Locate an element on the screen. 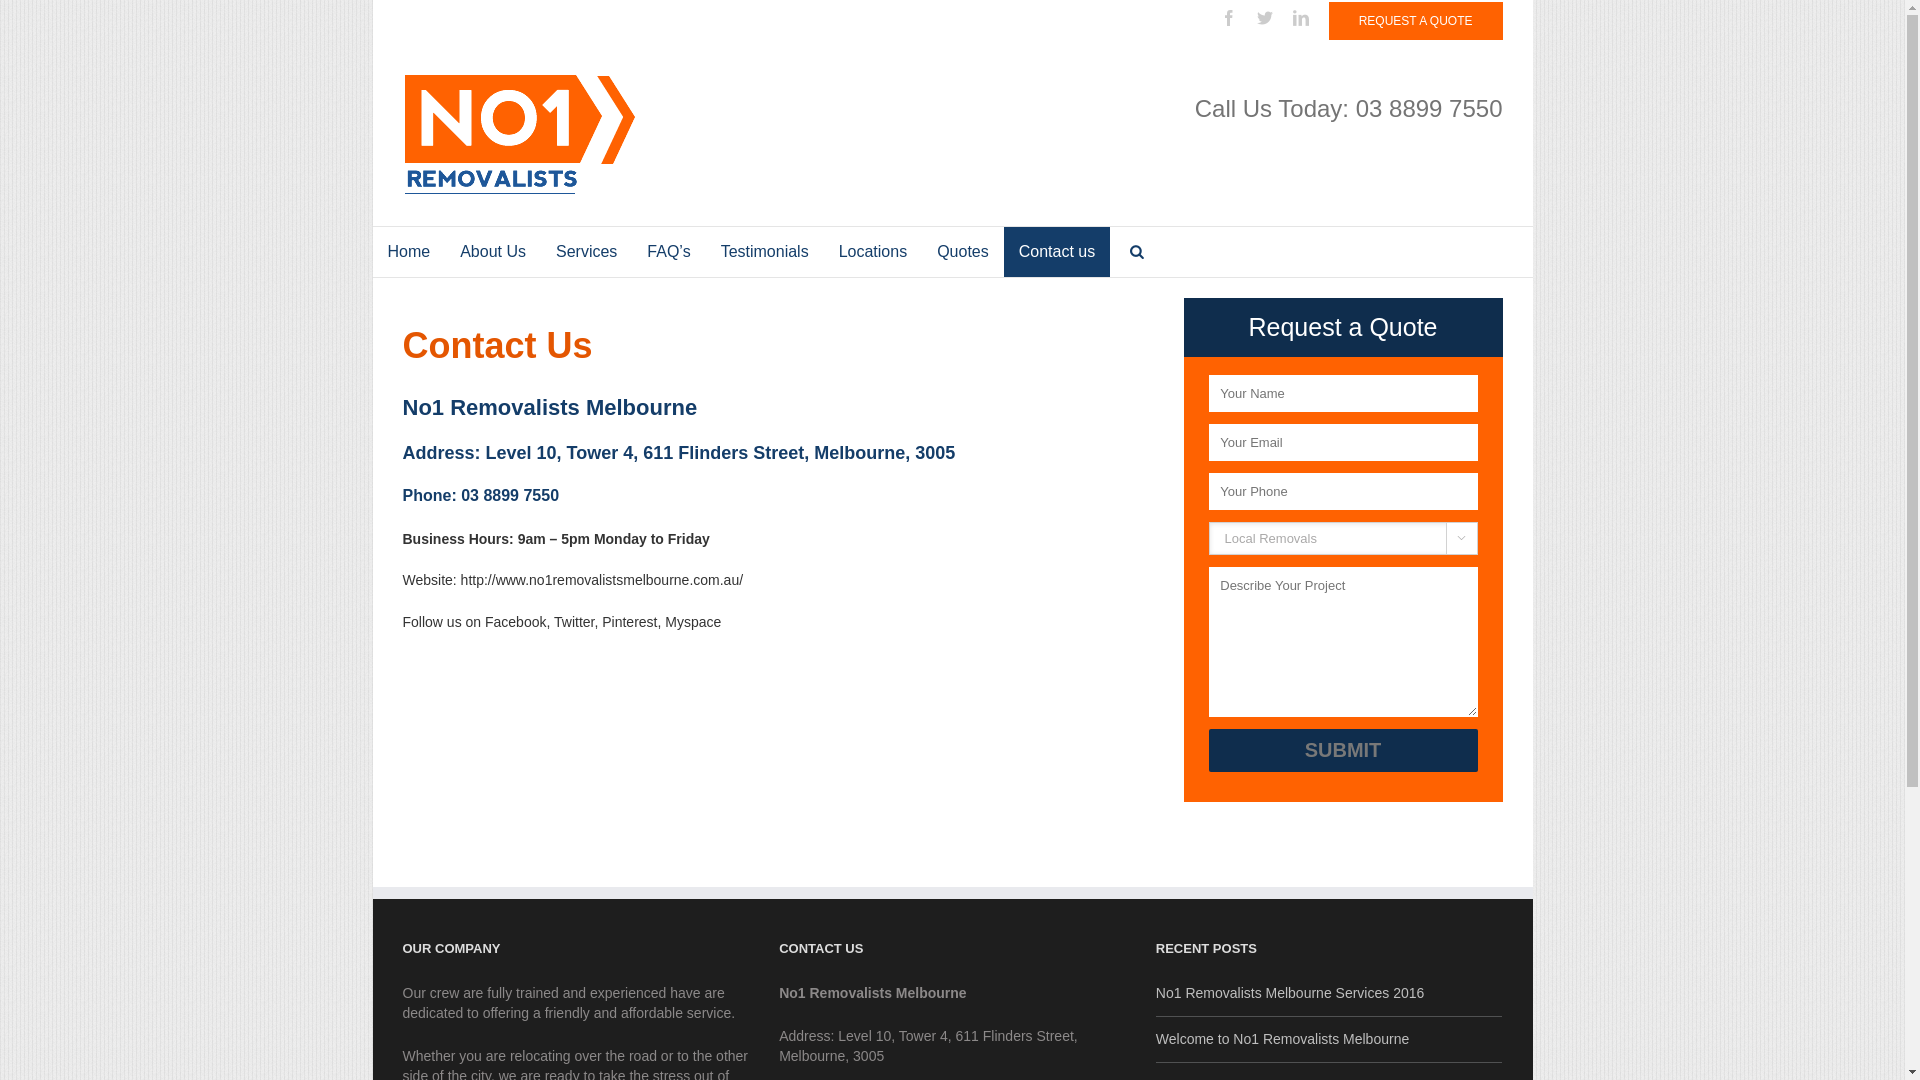  'http://www.no1removalistsmelbourne.com.au/' is located at coordinates (600, 579).